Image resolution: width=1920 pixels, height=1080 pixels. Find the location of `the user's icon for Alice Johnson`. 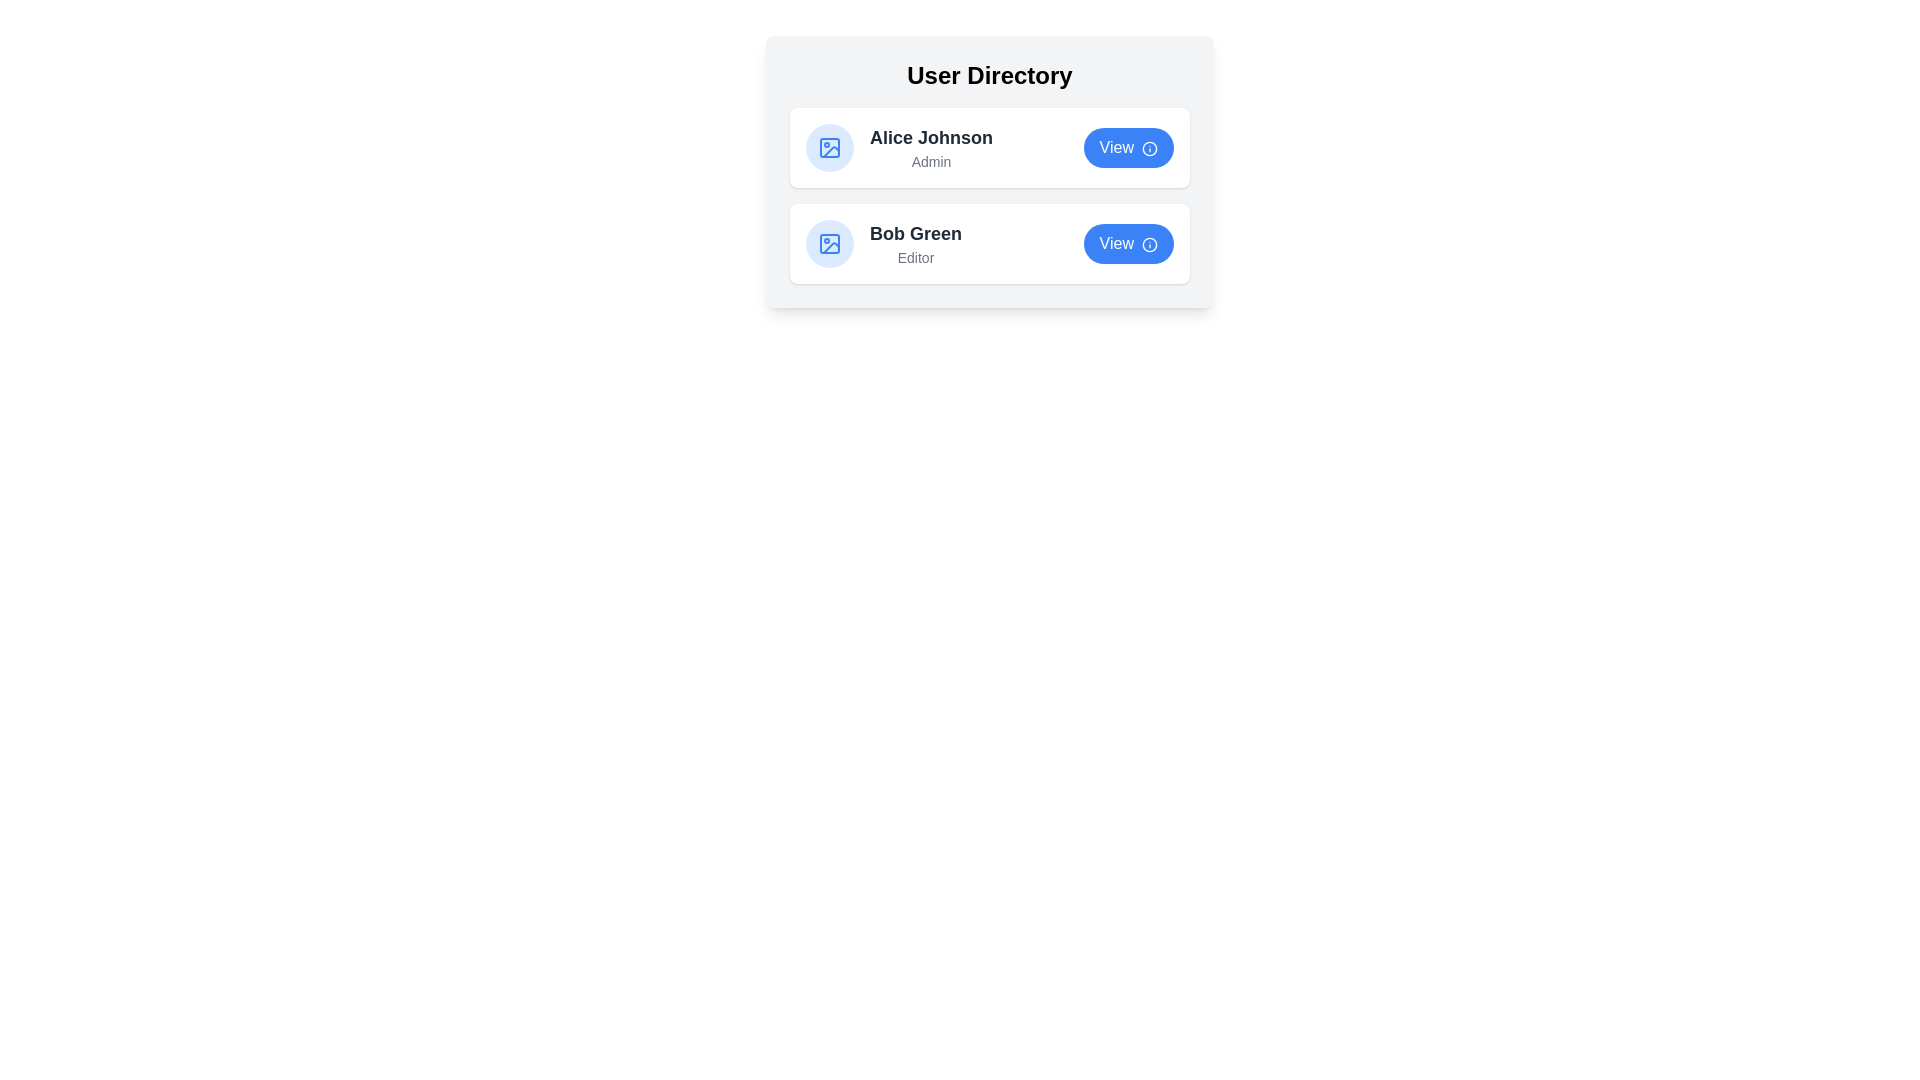

the user's icon for Alice Johnson is located at coordinates (830, 146).